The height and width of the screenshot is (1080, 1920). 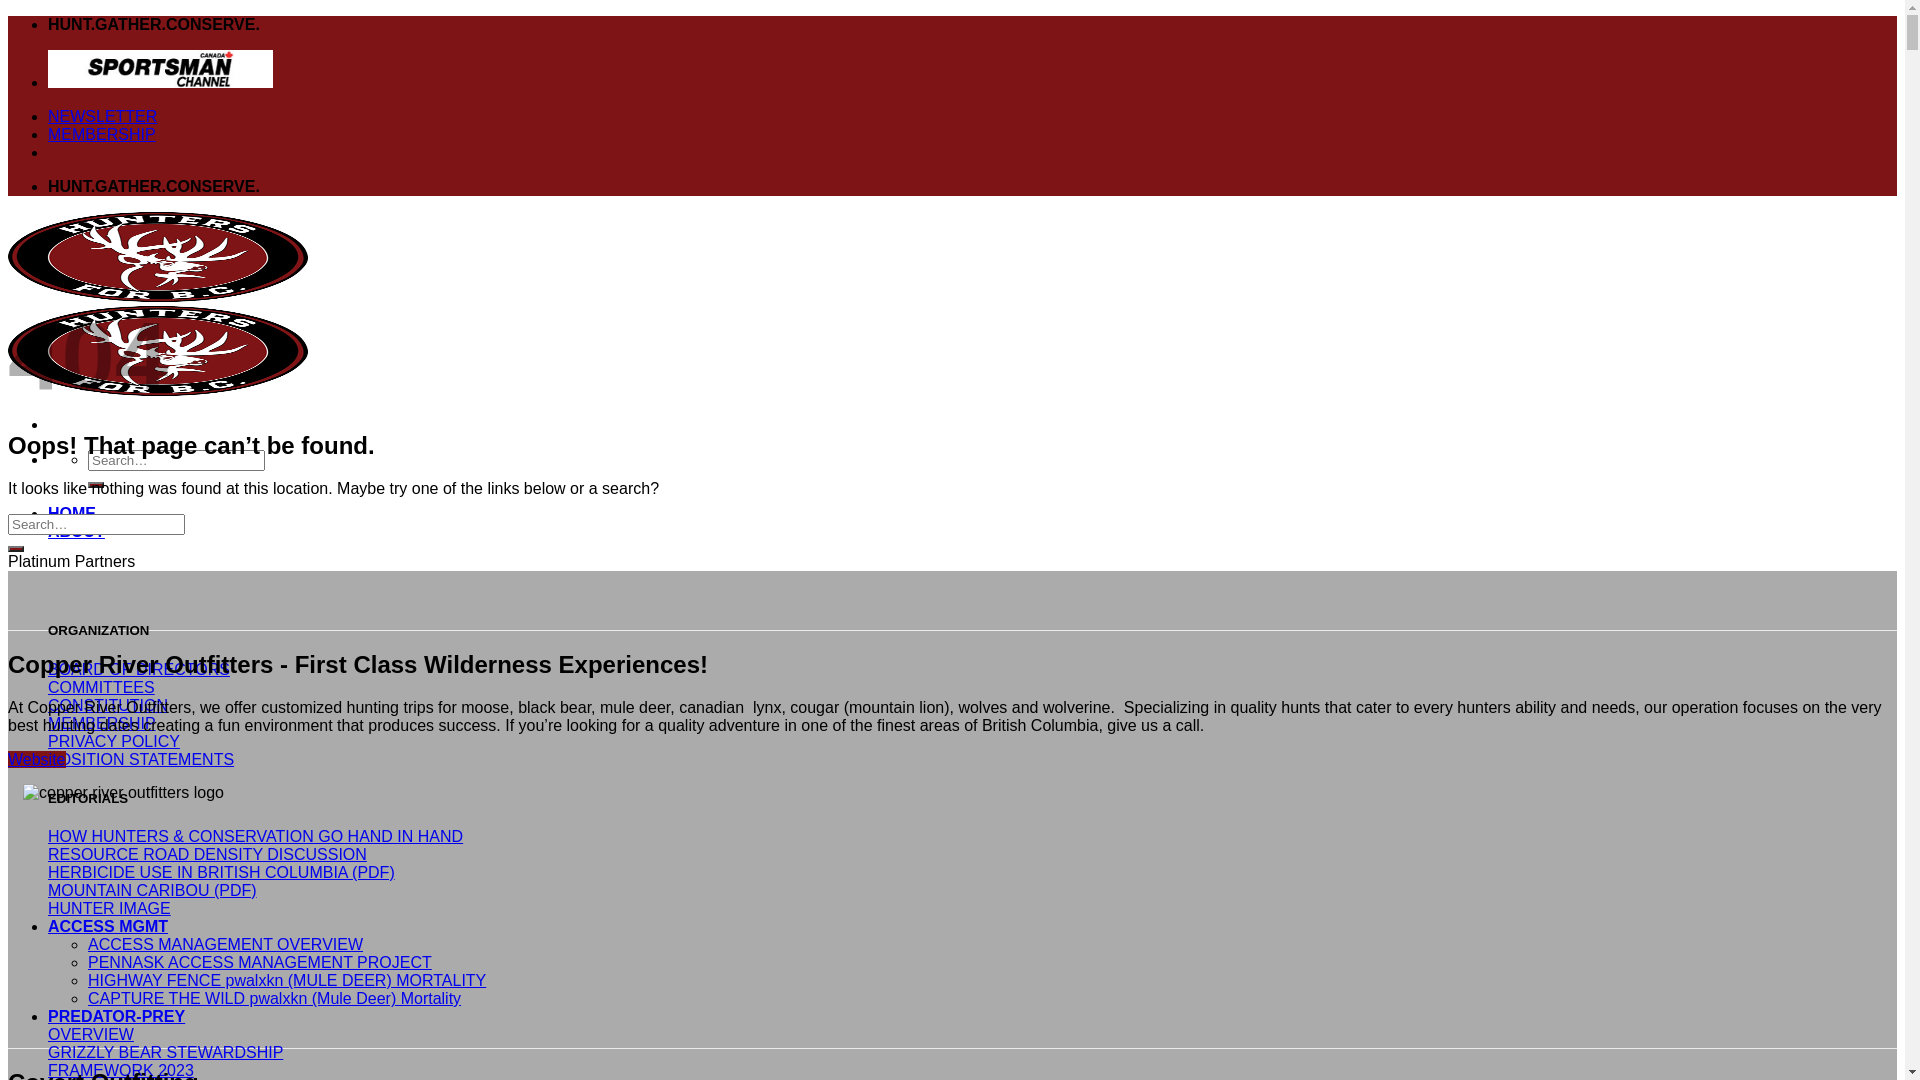 I want to click on 'PRIVACY POLICY', so click(x=48, y=741).